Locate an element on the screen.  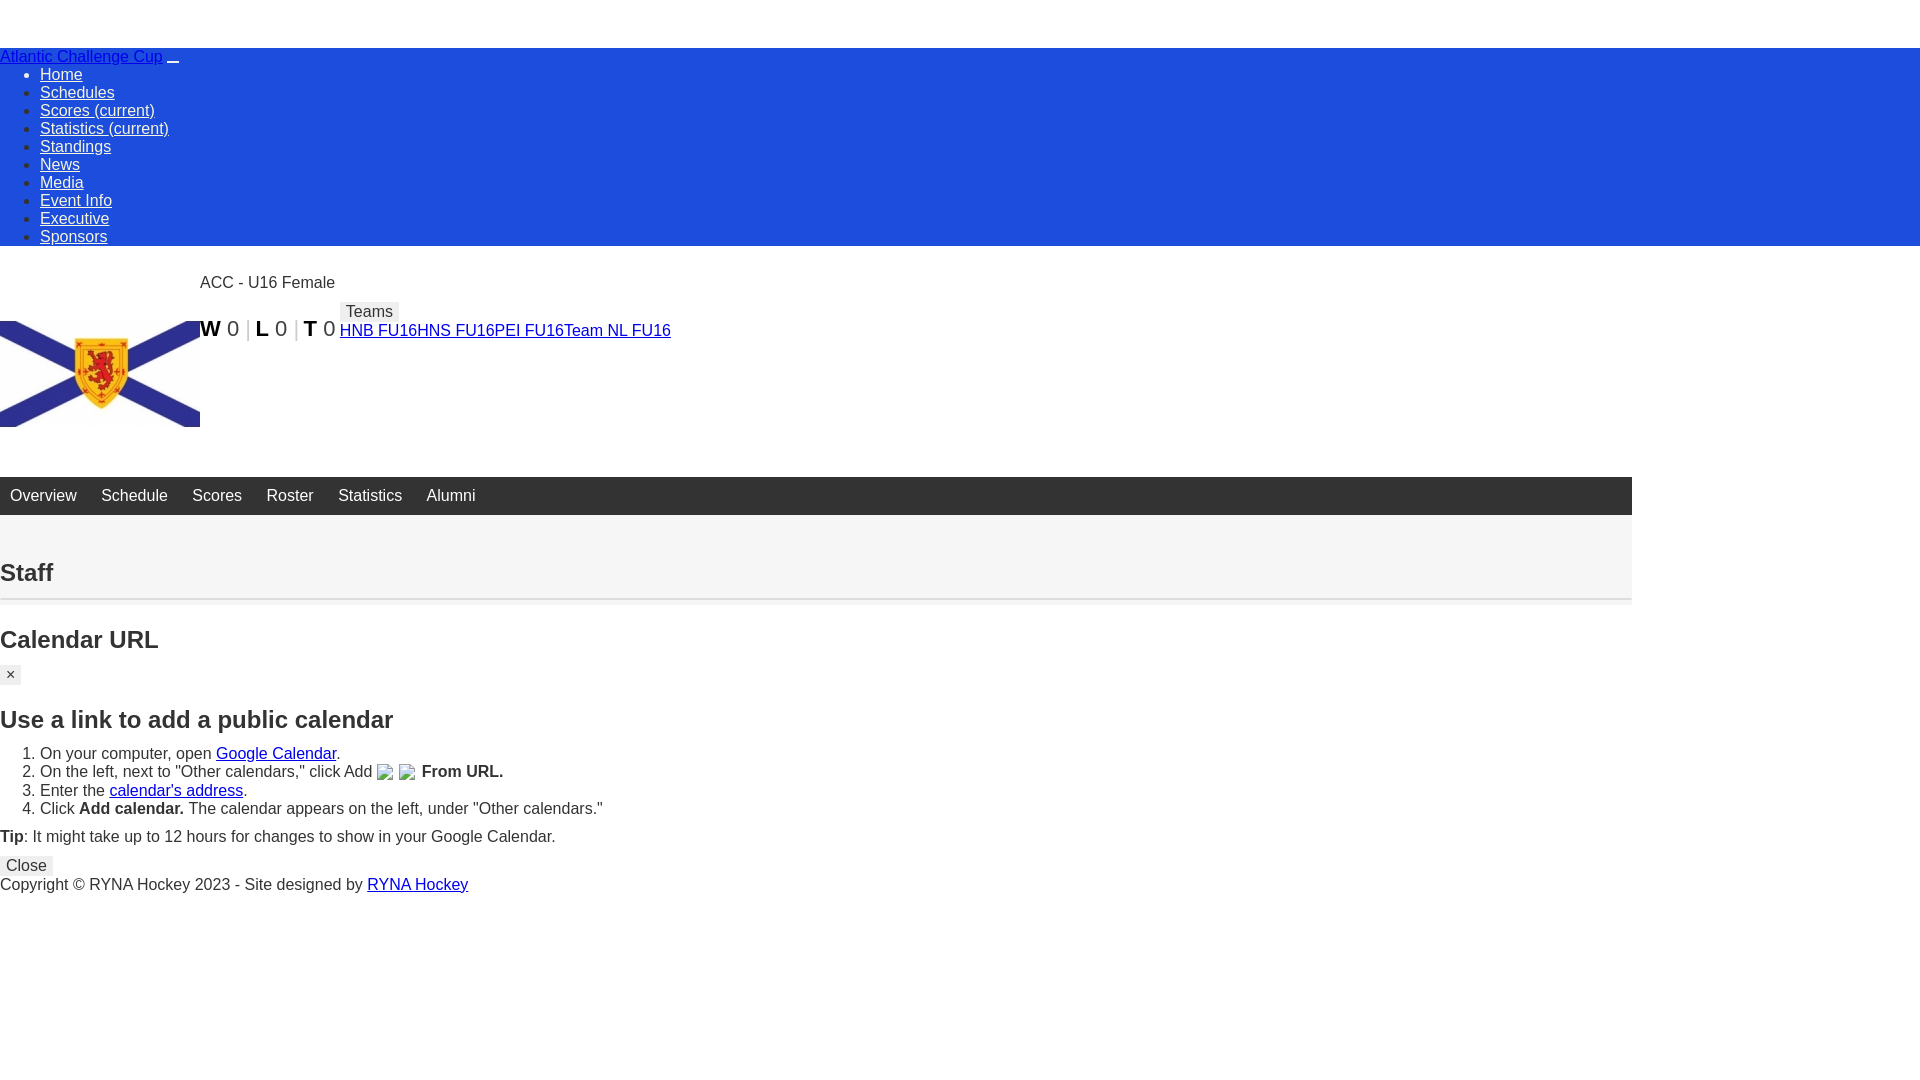
'calendar's address' is located at coordinates (108, 789).